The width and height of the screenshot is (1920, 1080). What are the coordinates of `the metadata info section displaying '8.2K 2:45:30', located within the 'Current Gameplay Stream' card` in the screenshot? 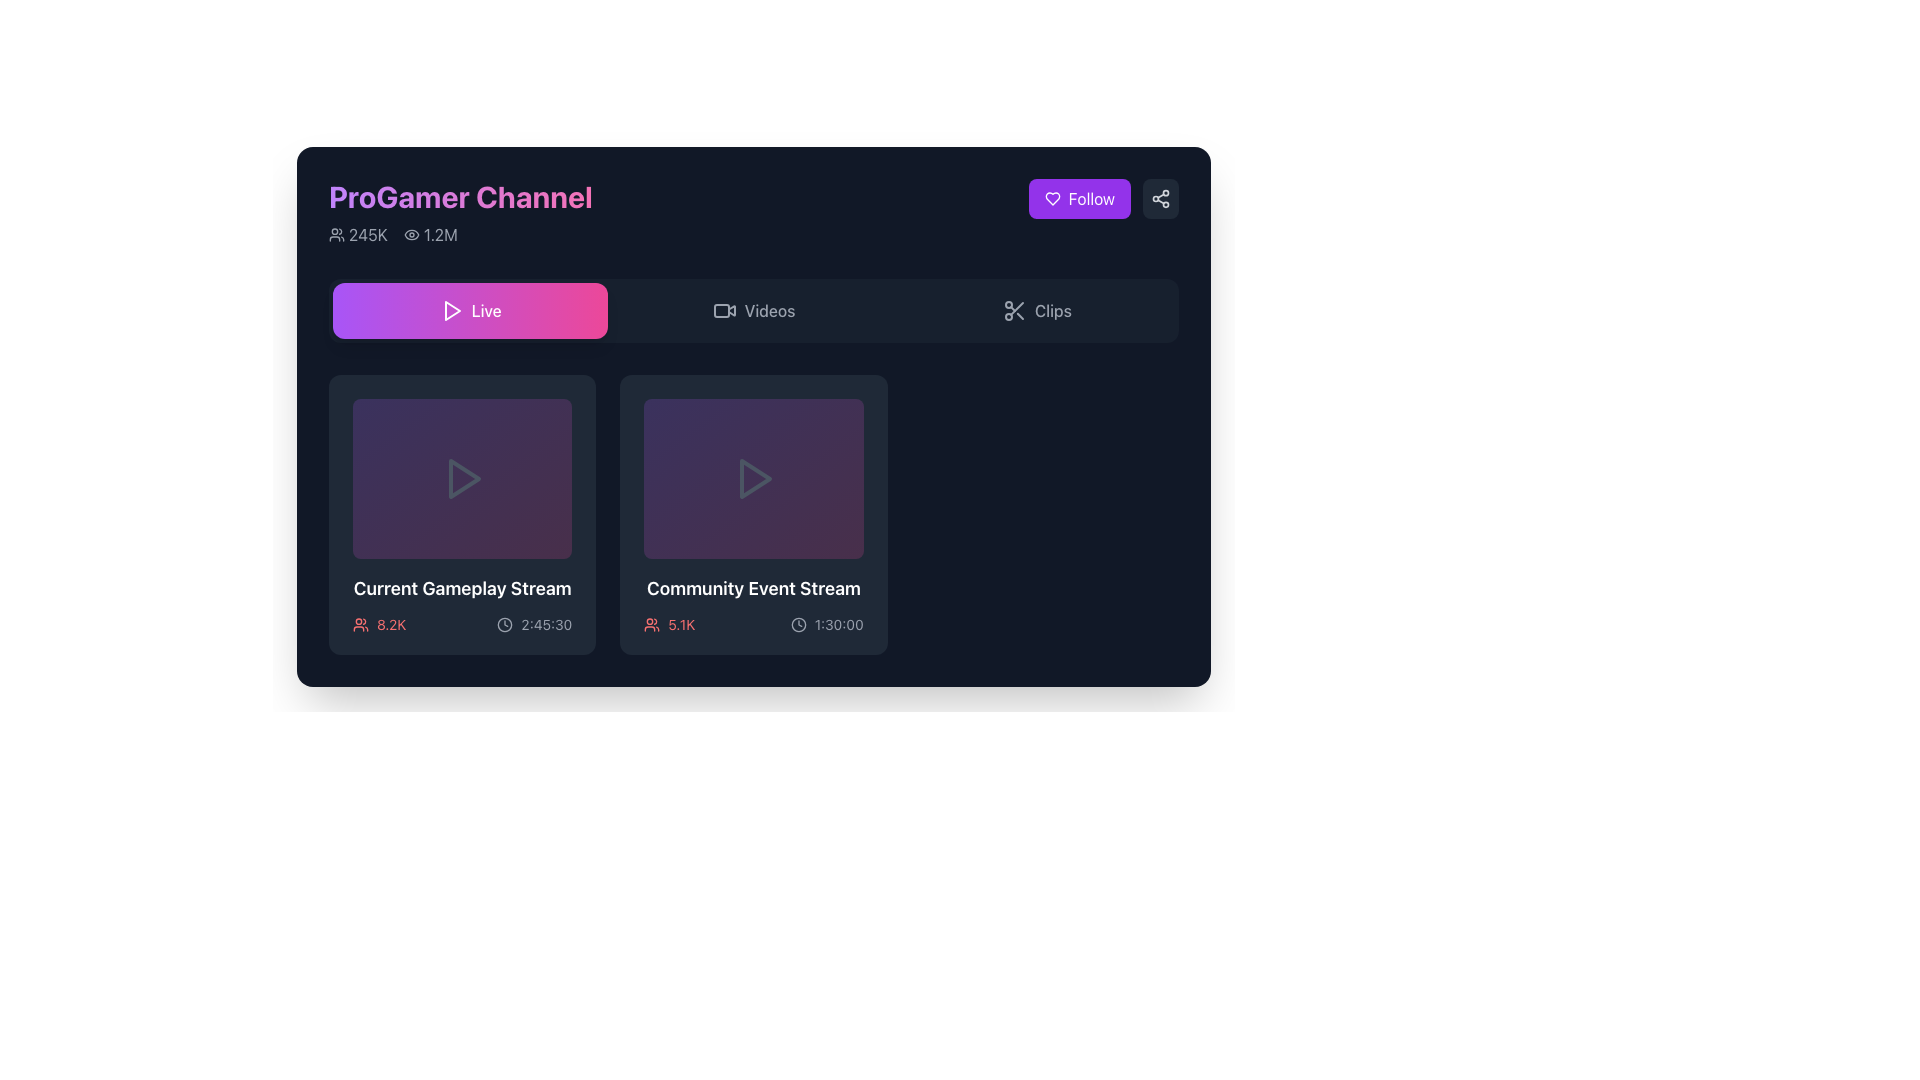 It's located at (461, 623).